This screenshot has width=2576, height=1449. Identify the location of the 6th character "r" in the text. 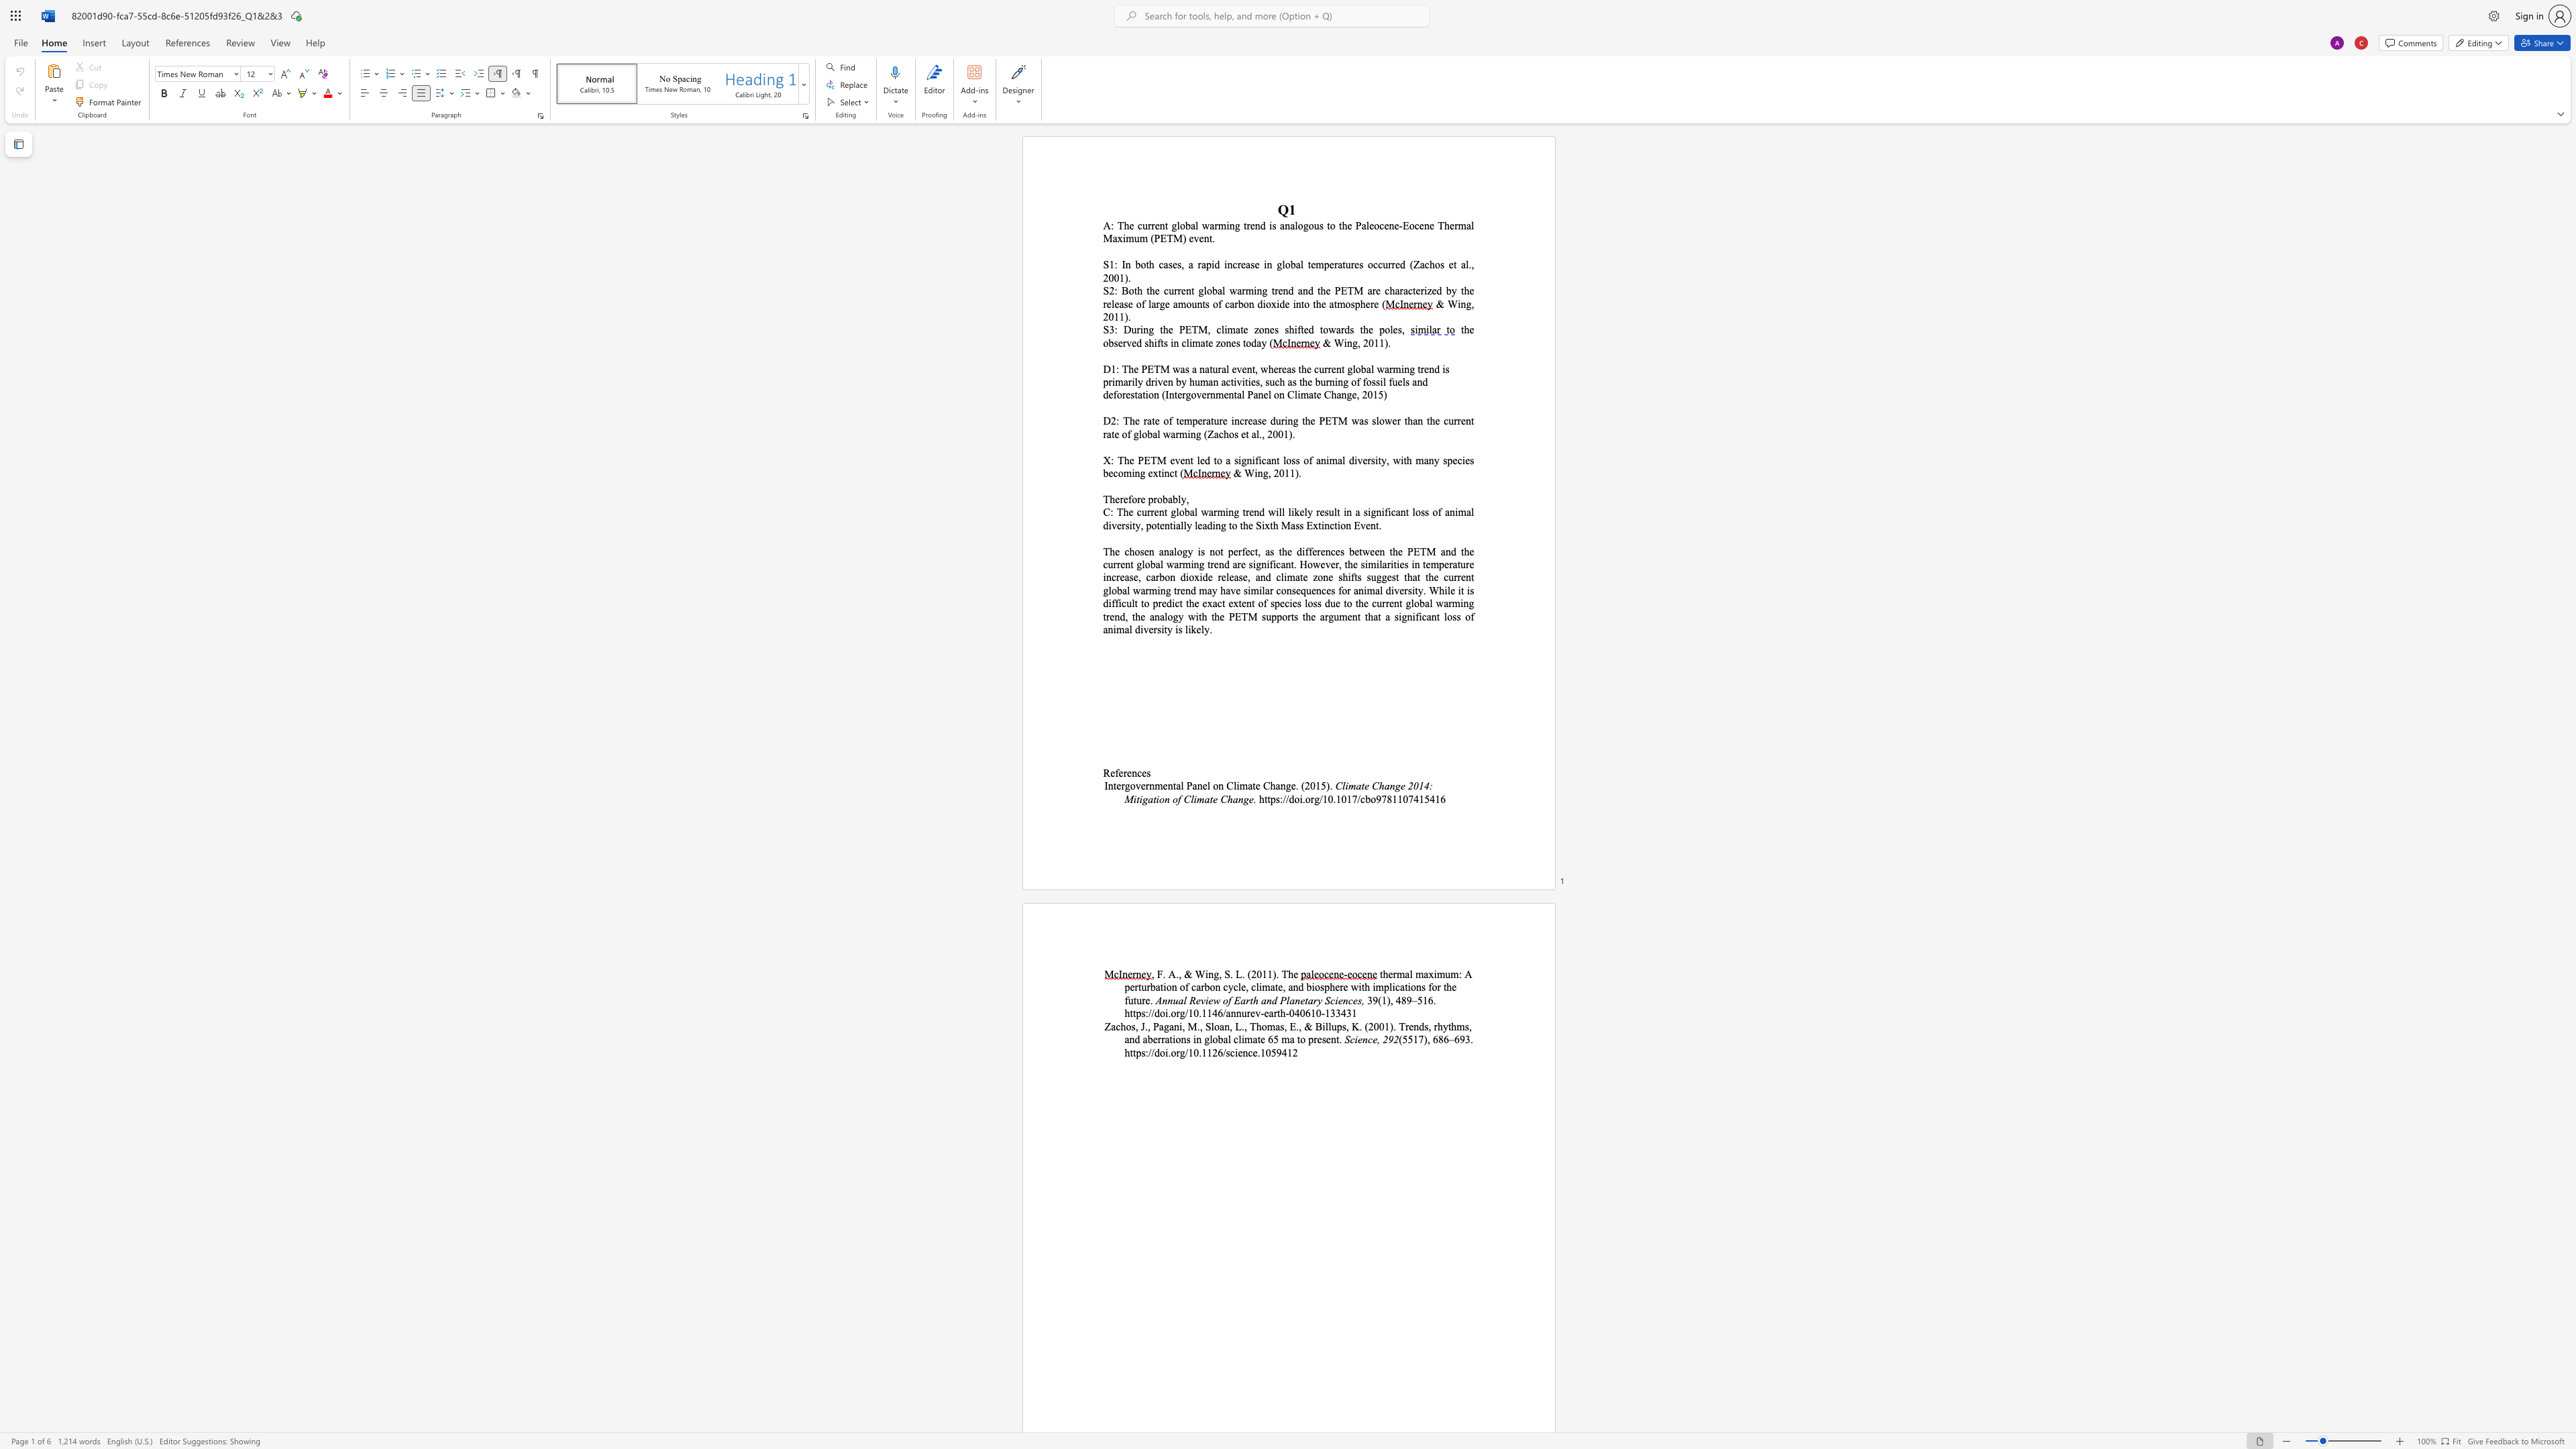
(1156, 576).